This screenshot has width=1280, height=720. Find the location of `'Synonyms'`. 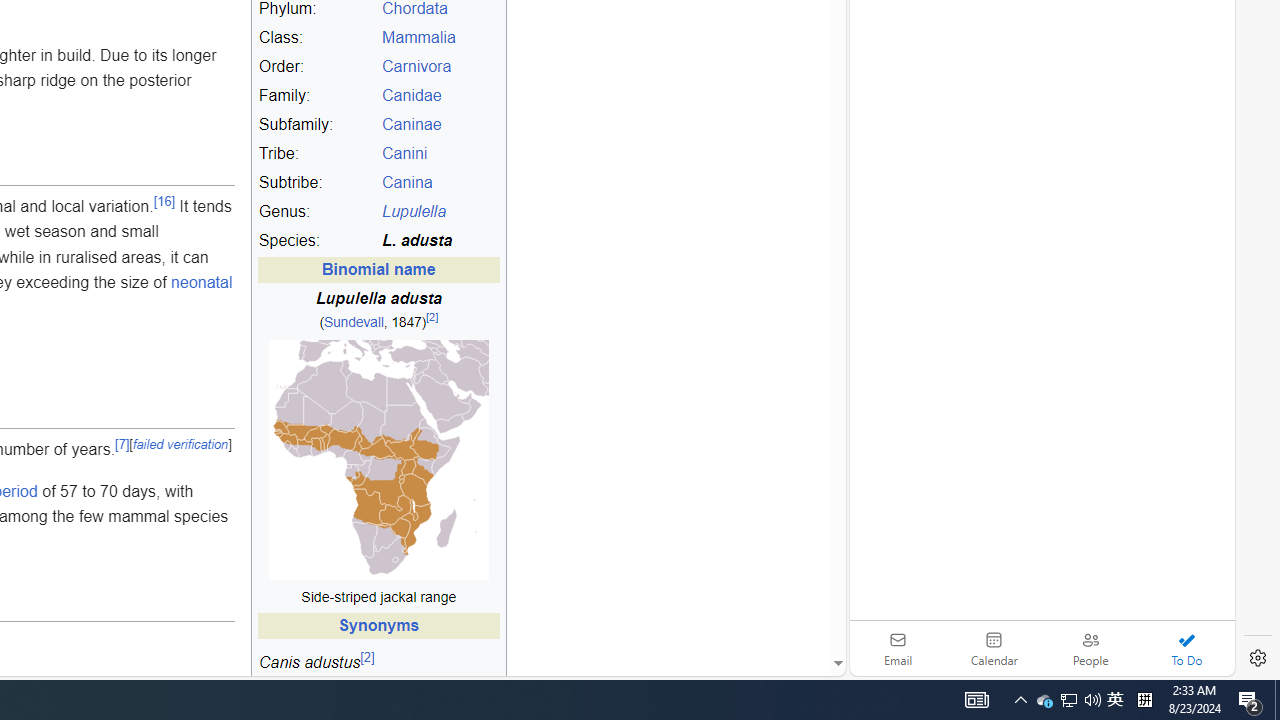

'Synonyms' is located at coordinates (378, 625).